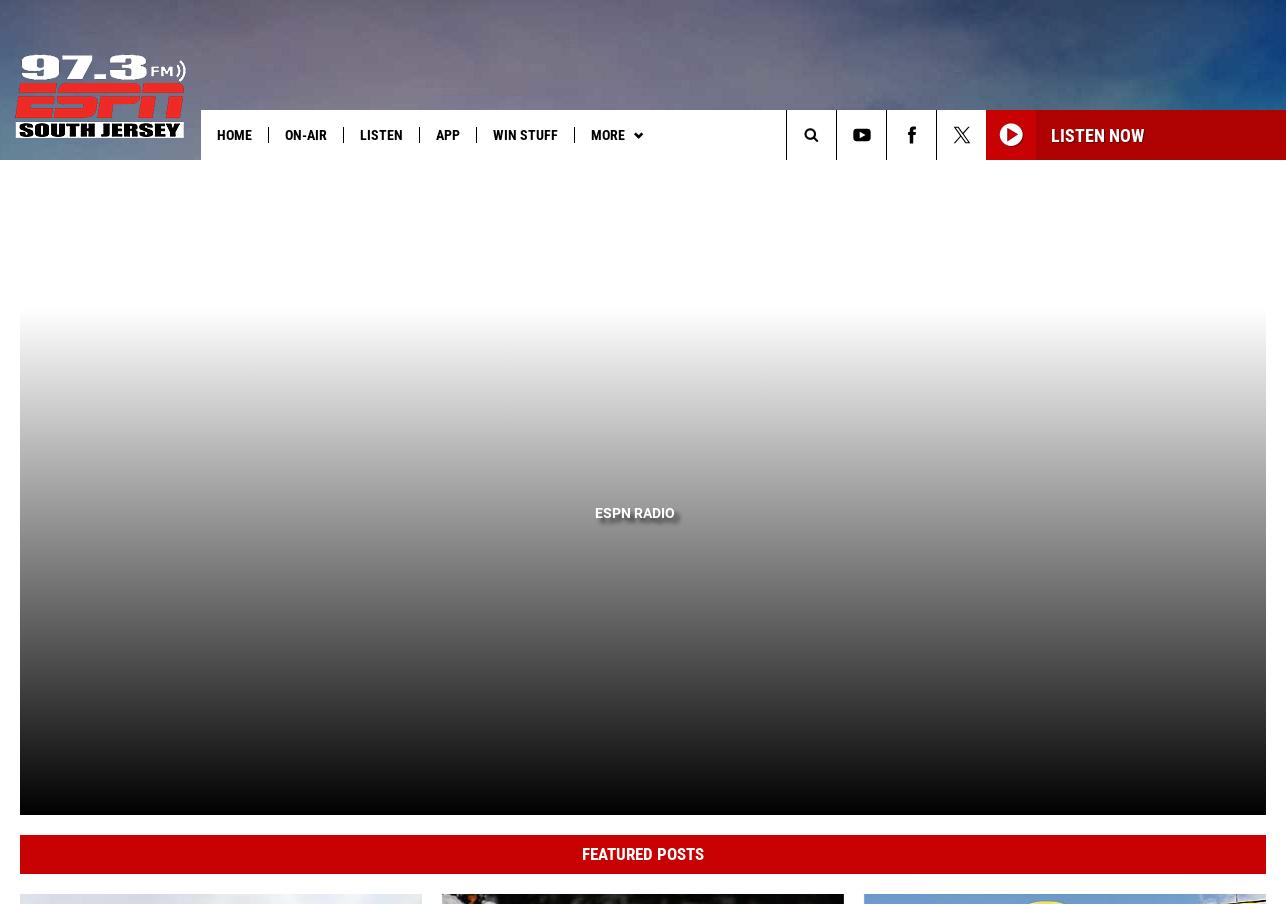 The image size is (1286, 904). Describe the element at coordinates (305, 133) in the screenshot. I see `'On-Air'` at that location.